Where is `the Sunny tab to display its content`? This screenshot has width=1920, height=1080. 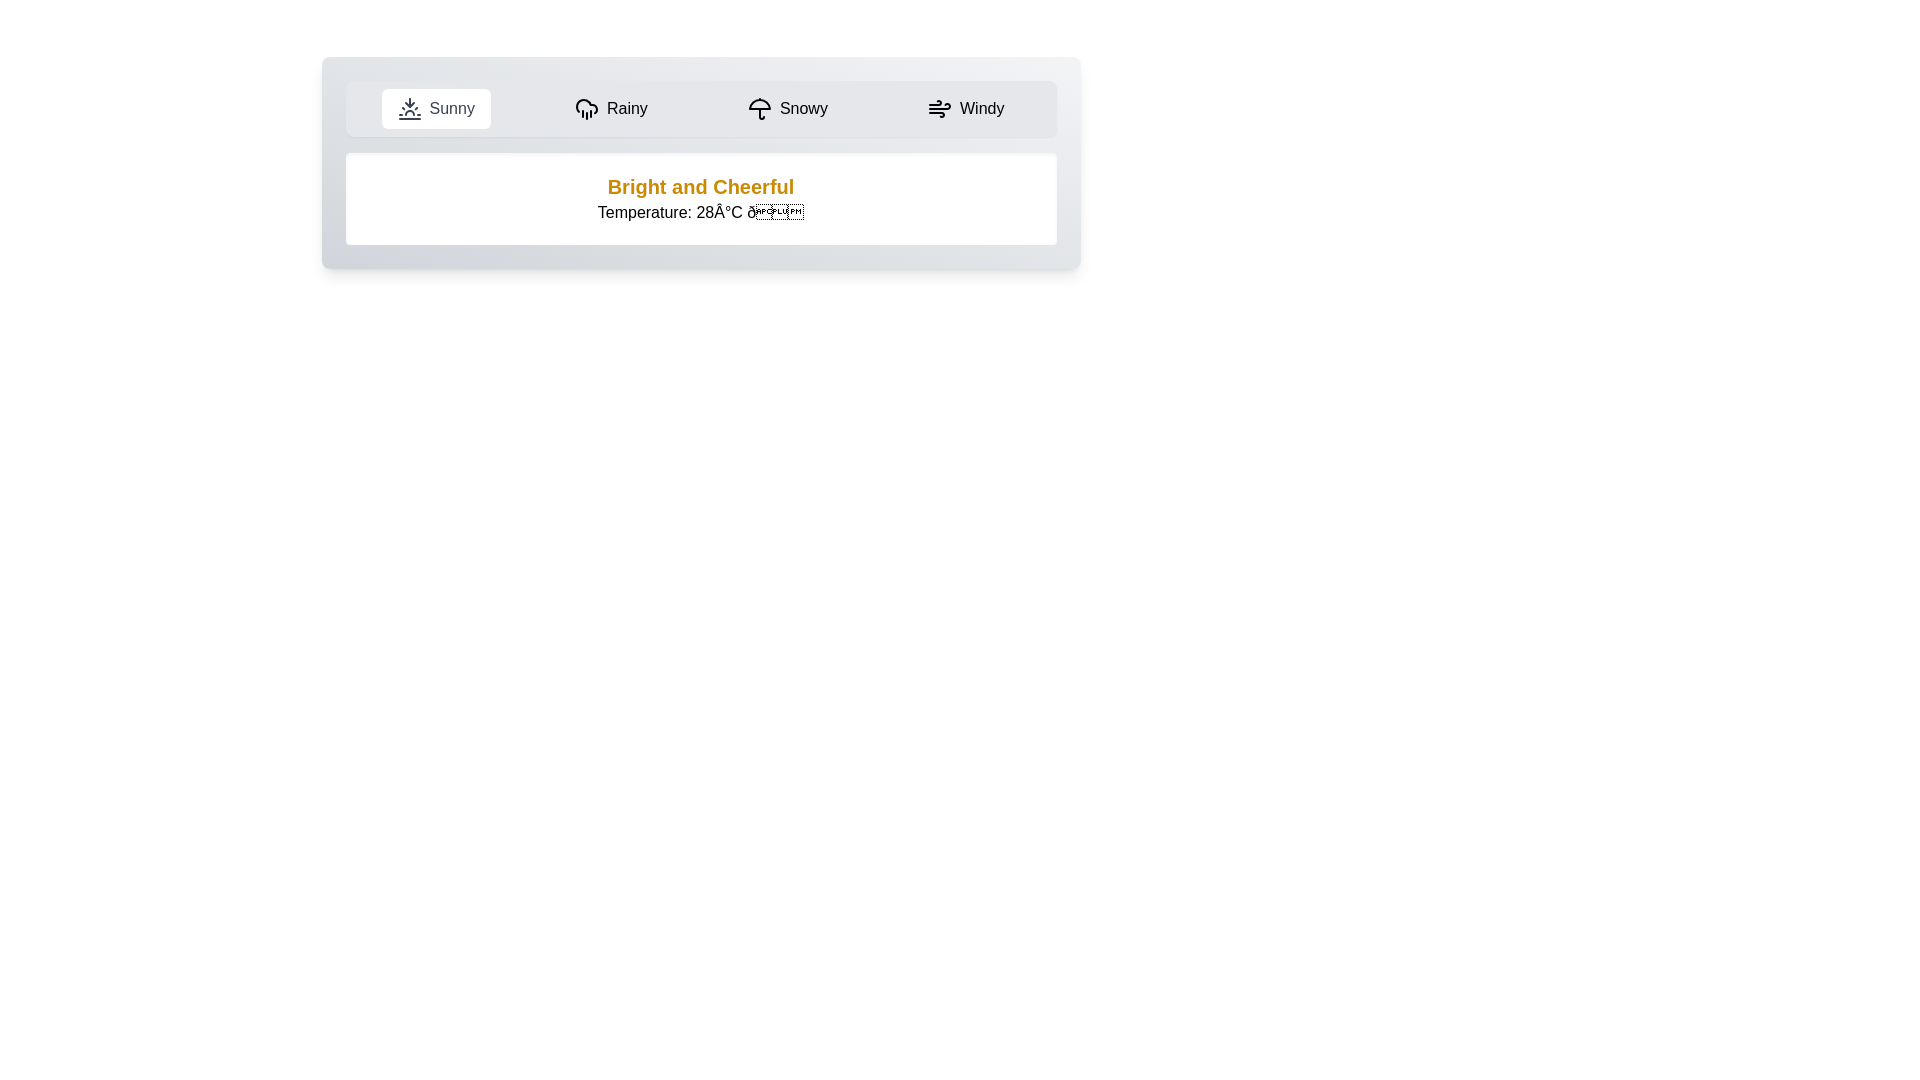 the Sunny tab to display its content is located at coordinates (435, 108).